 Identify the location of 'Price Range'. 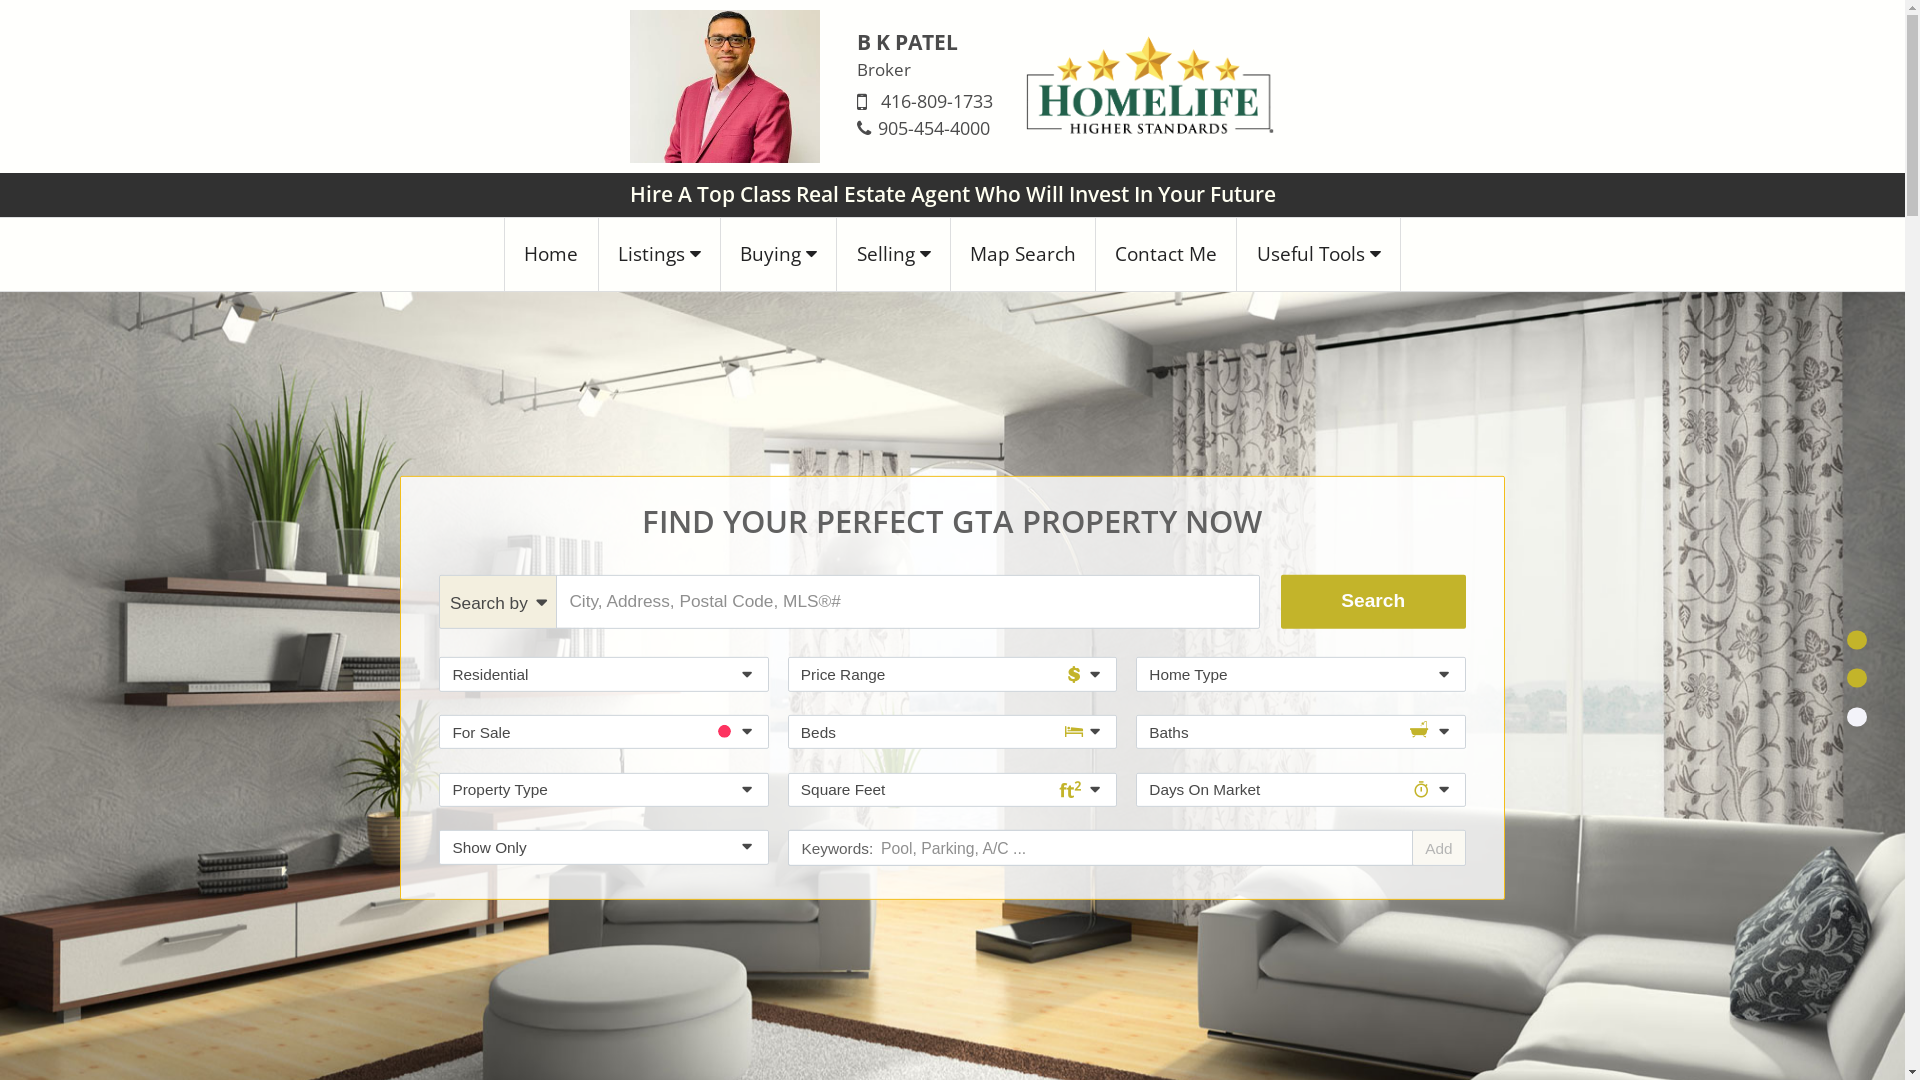
(951, 674).